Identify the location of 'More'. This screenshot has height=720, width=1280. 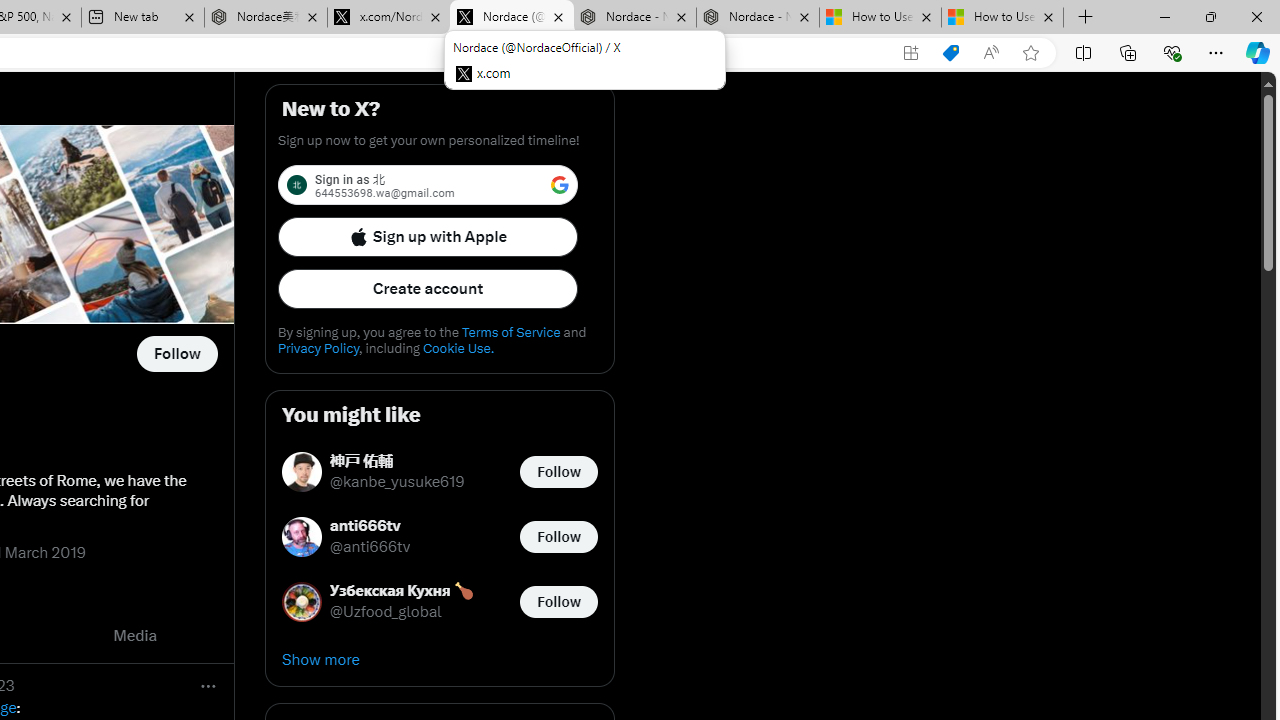
(208, 684).